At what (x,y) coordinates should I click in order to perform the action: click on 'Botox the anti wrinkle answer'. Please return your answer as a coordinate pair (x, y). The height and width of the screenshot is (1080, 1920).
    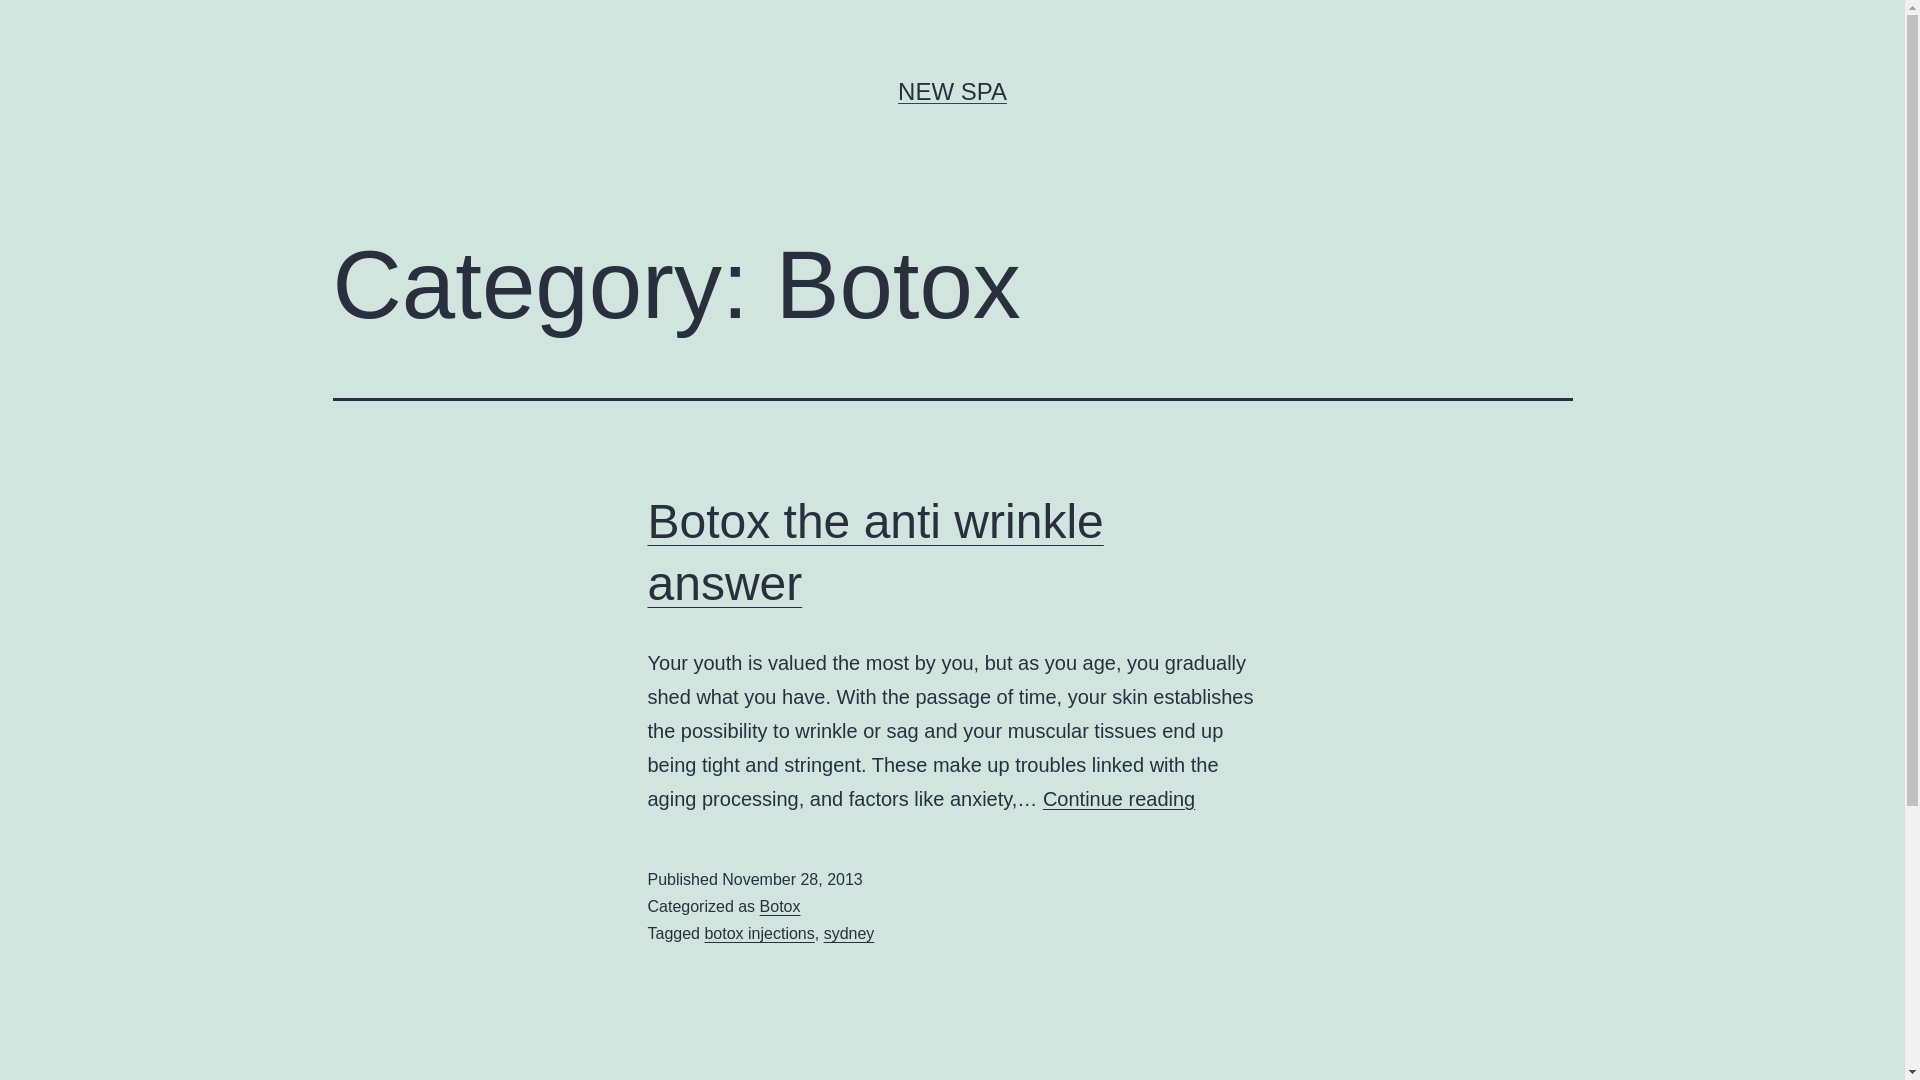
    Looking at the image, I should click on (648, 552).